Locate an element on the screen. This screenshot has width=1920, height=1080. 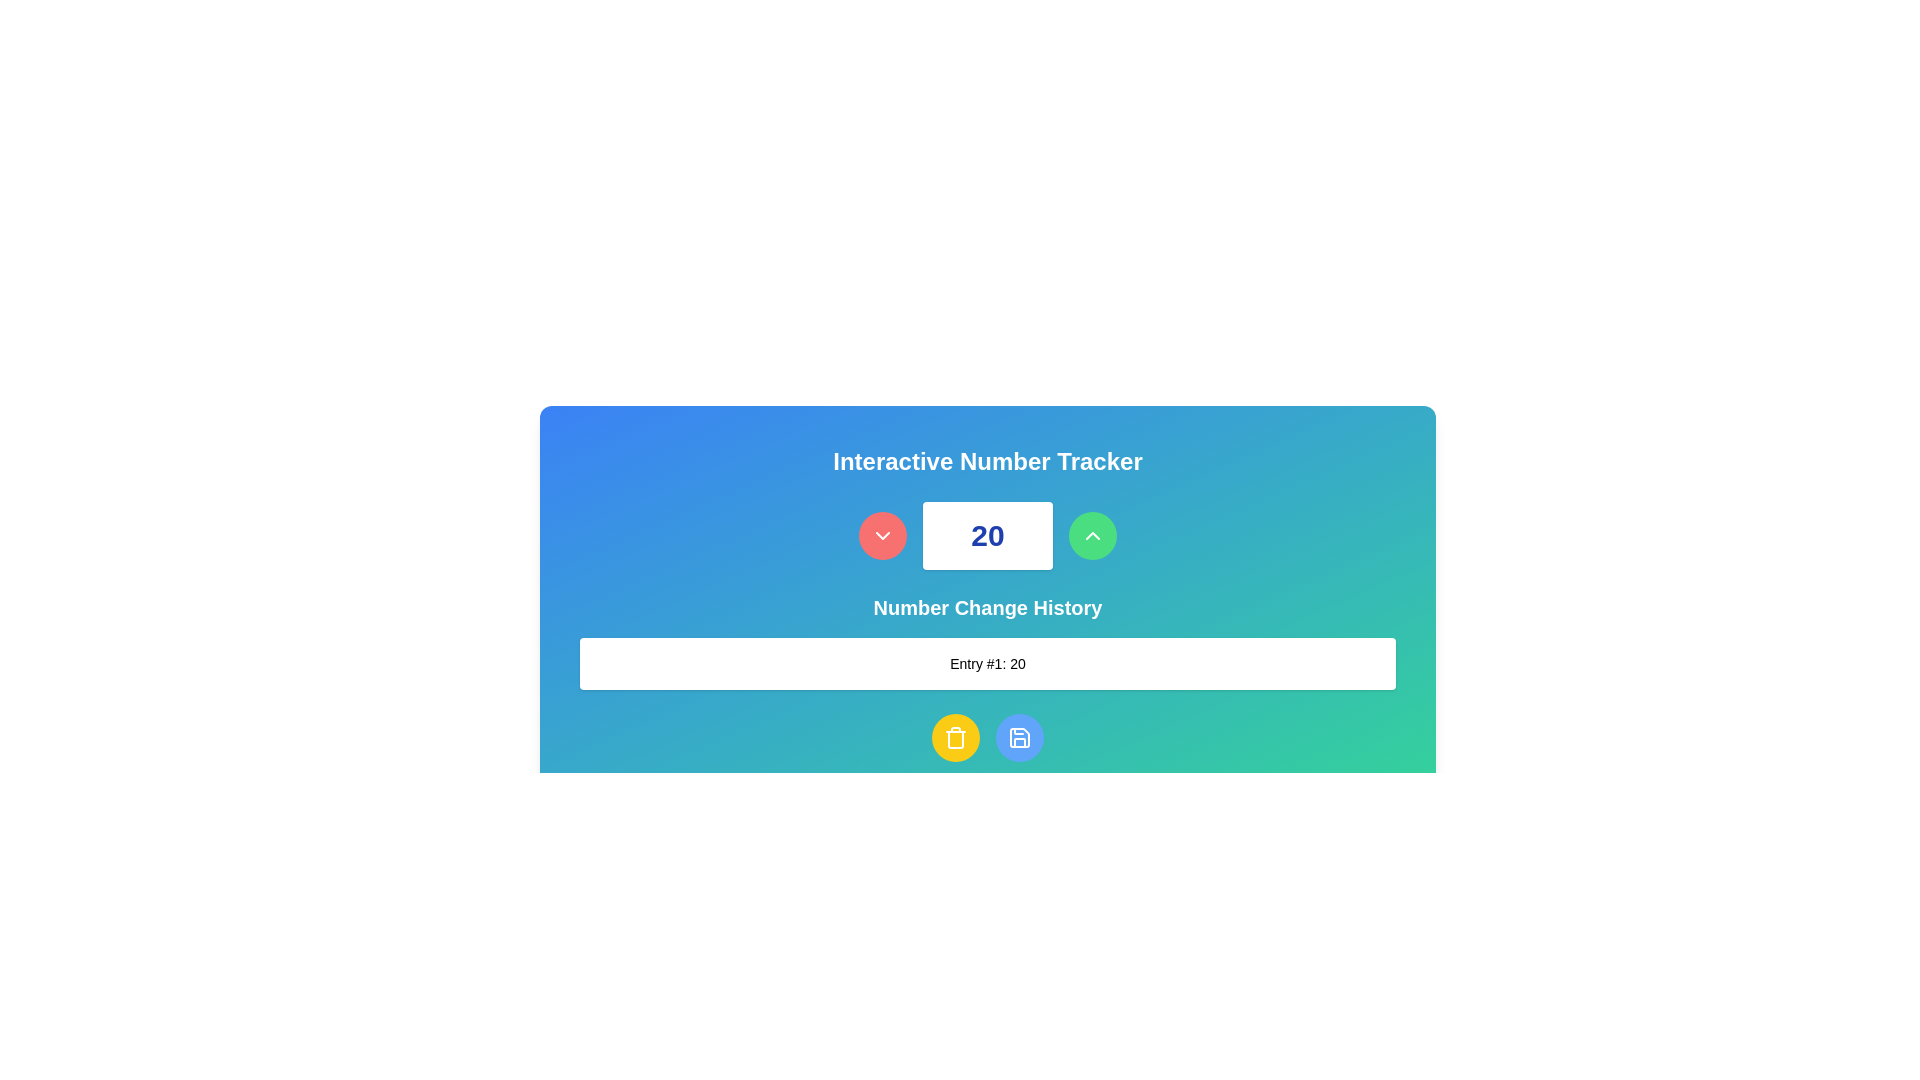
the informational label displaying a single entry from the number change history log located in the 'Number Change History' section at the bottom of the primary interface is located at coordinates (988, 663).